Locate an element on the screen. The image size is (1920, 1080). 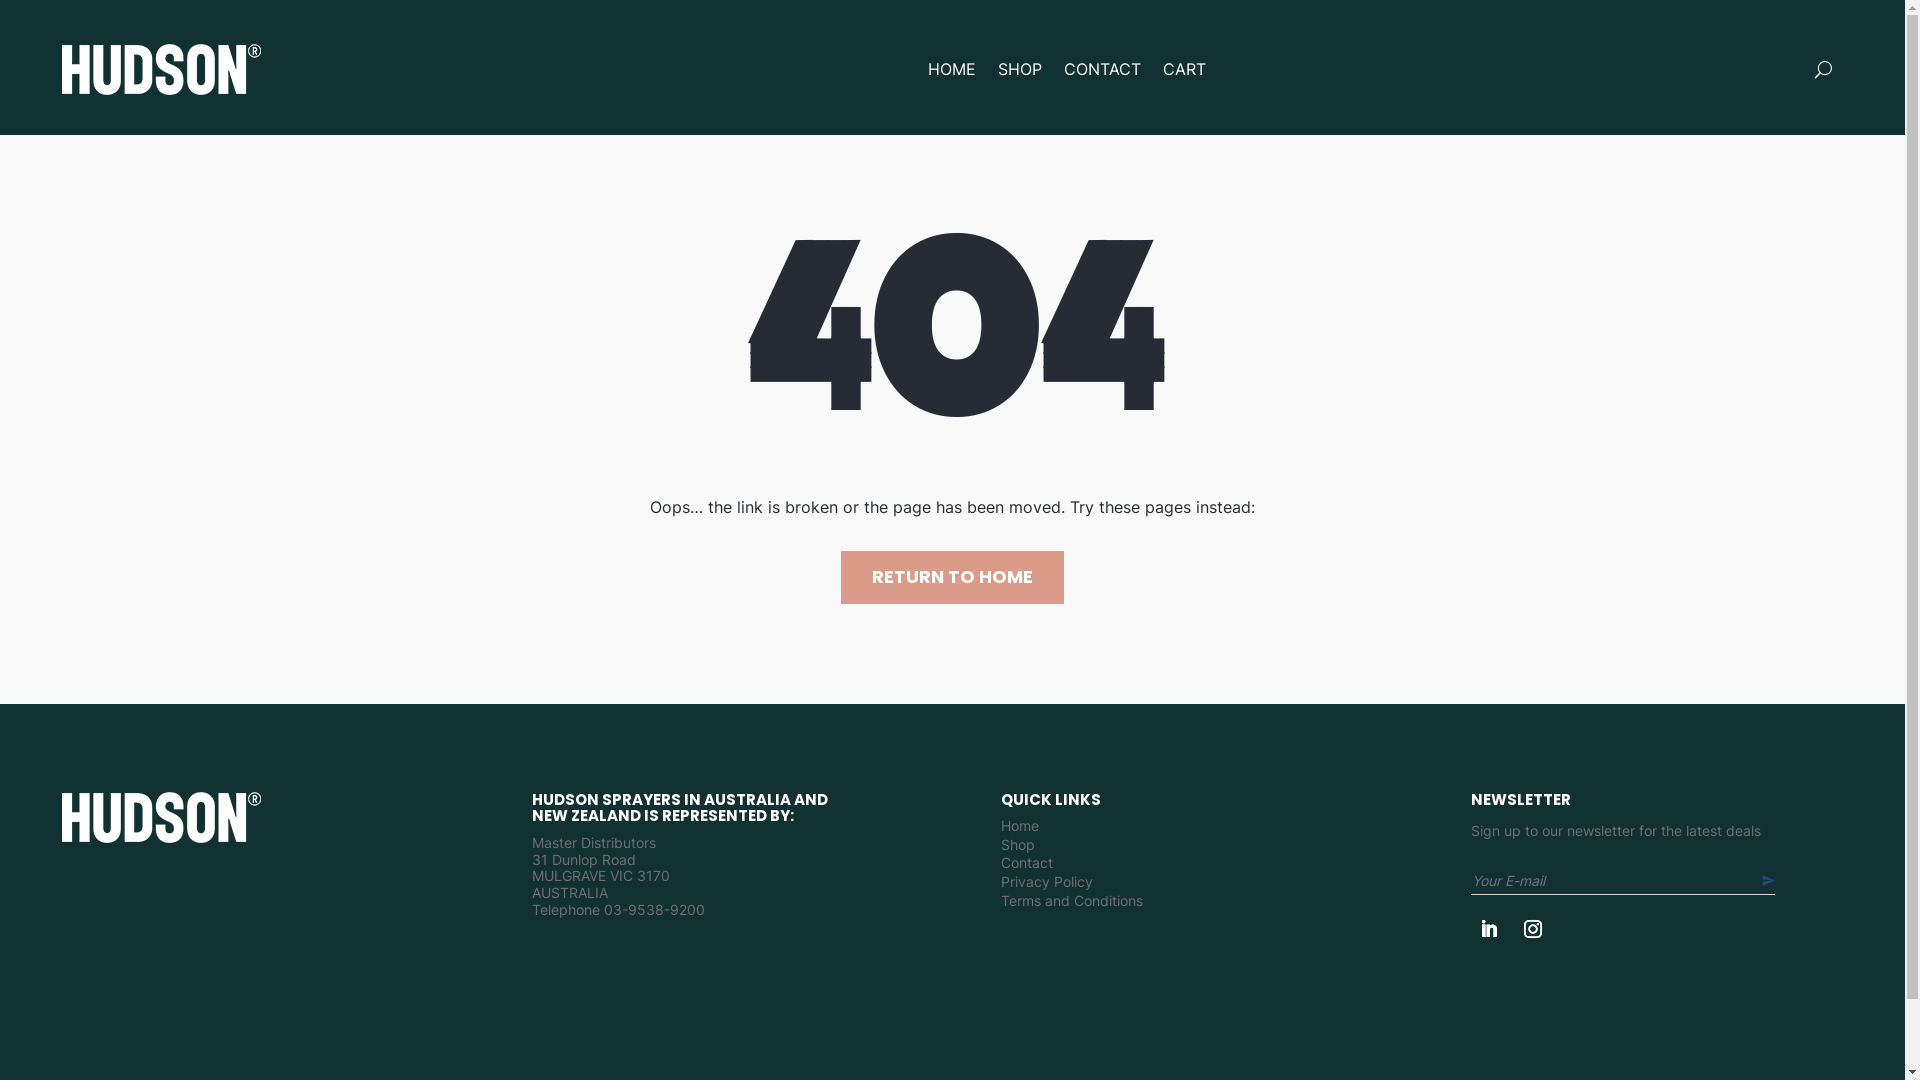
'Home' is located at coordinates (1019, 830).